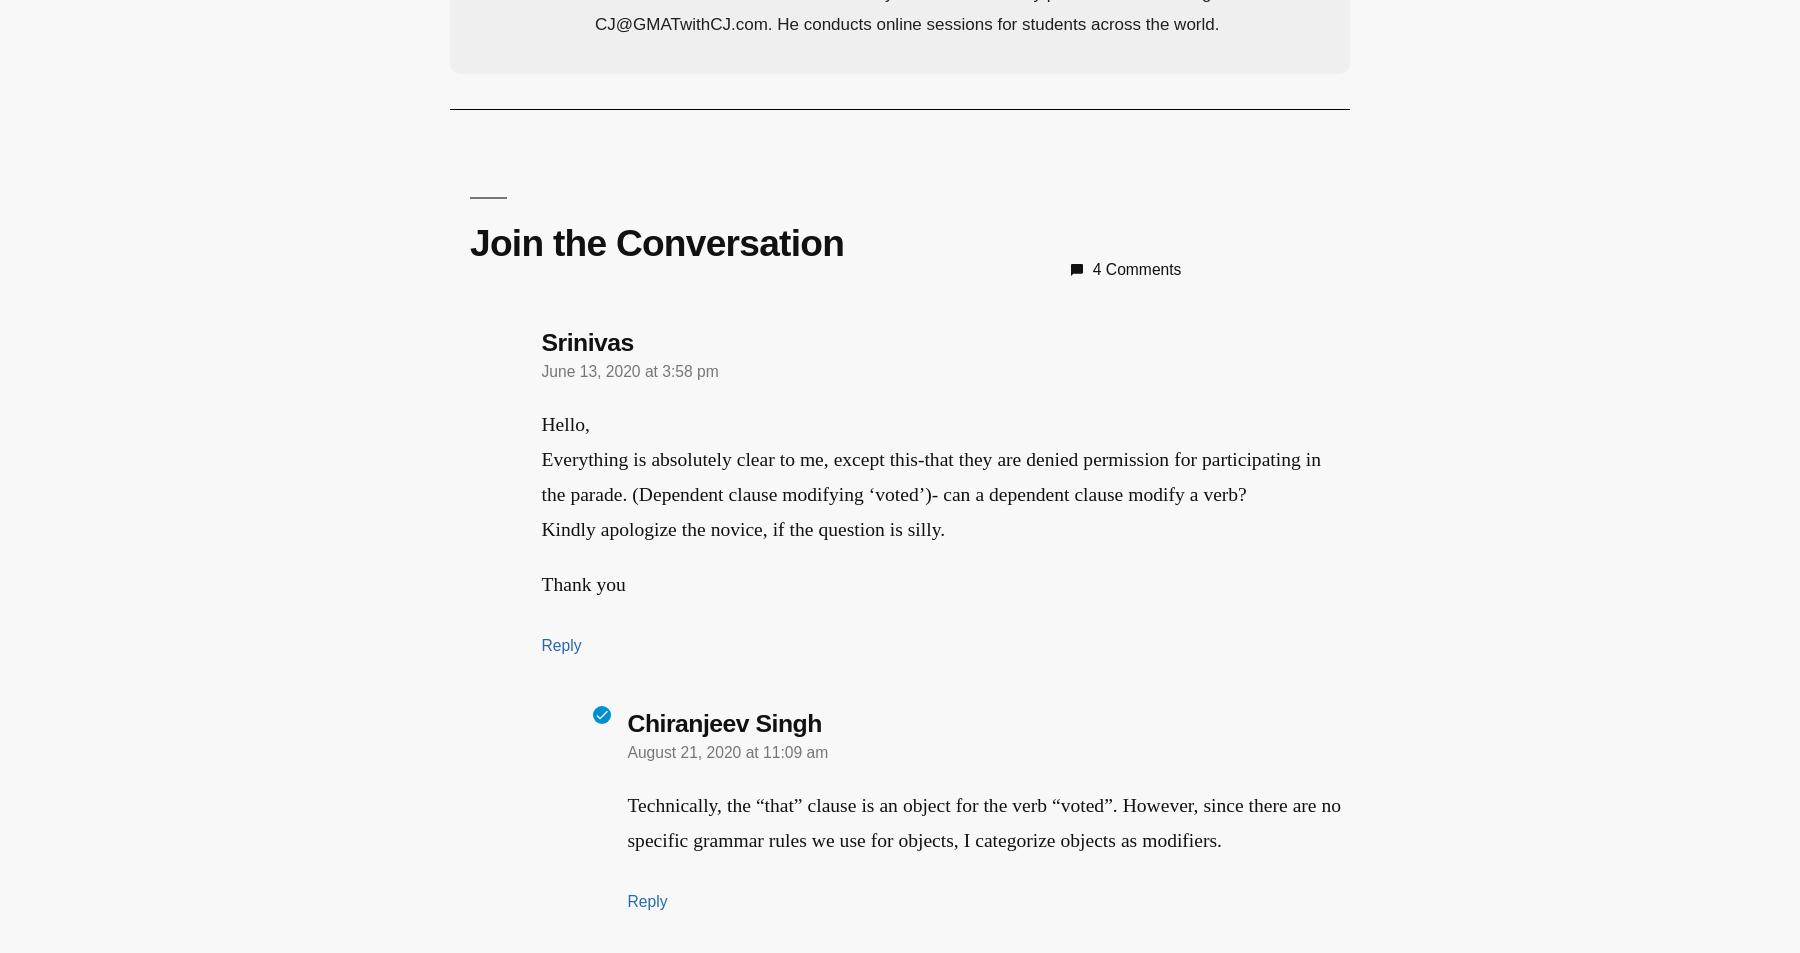  Describe the element at coordinates (629, 368) in the screenshot. I see `'June 13, 2020 at 3:58 pm'` at that location.